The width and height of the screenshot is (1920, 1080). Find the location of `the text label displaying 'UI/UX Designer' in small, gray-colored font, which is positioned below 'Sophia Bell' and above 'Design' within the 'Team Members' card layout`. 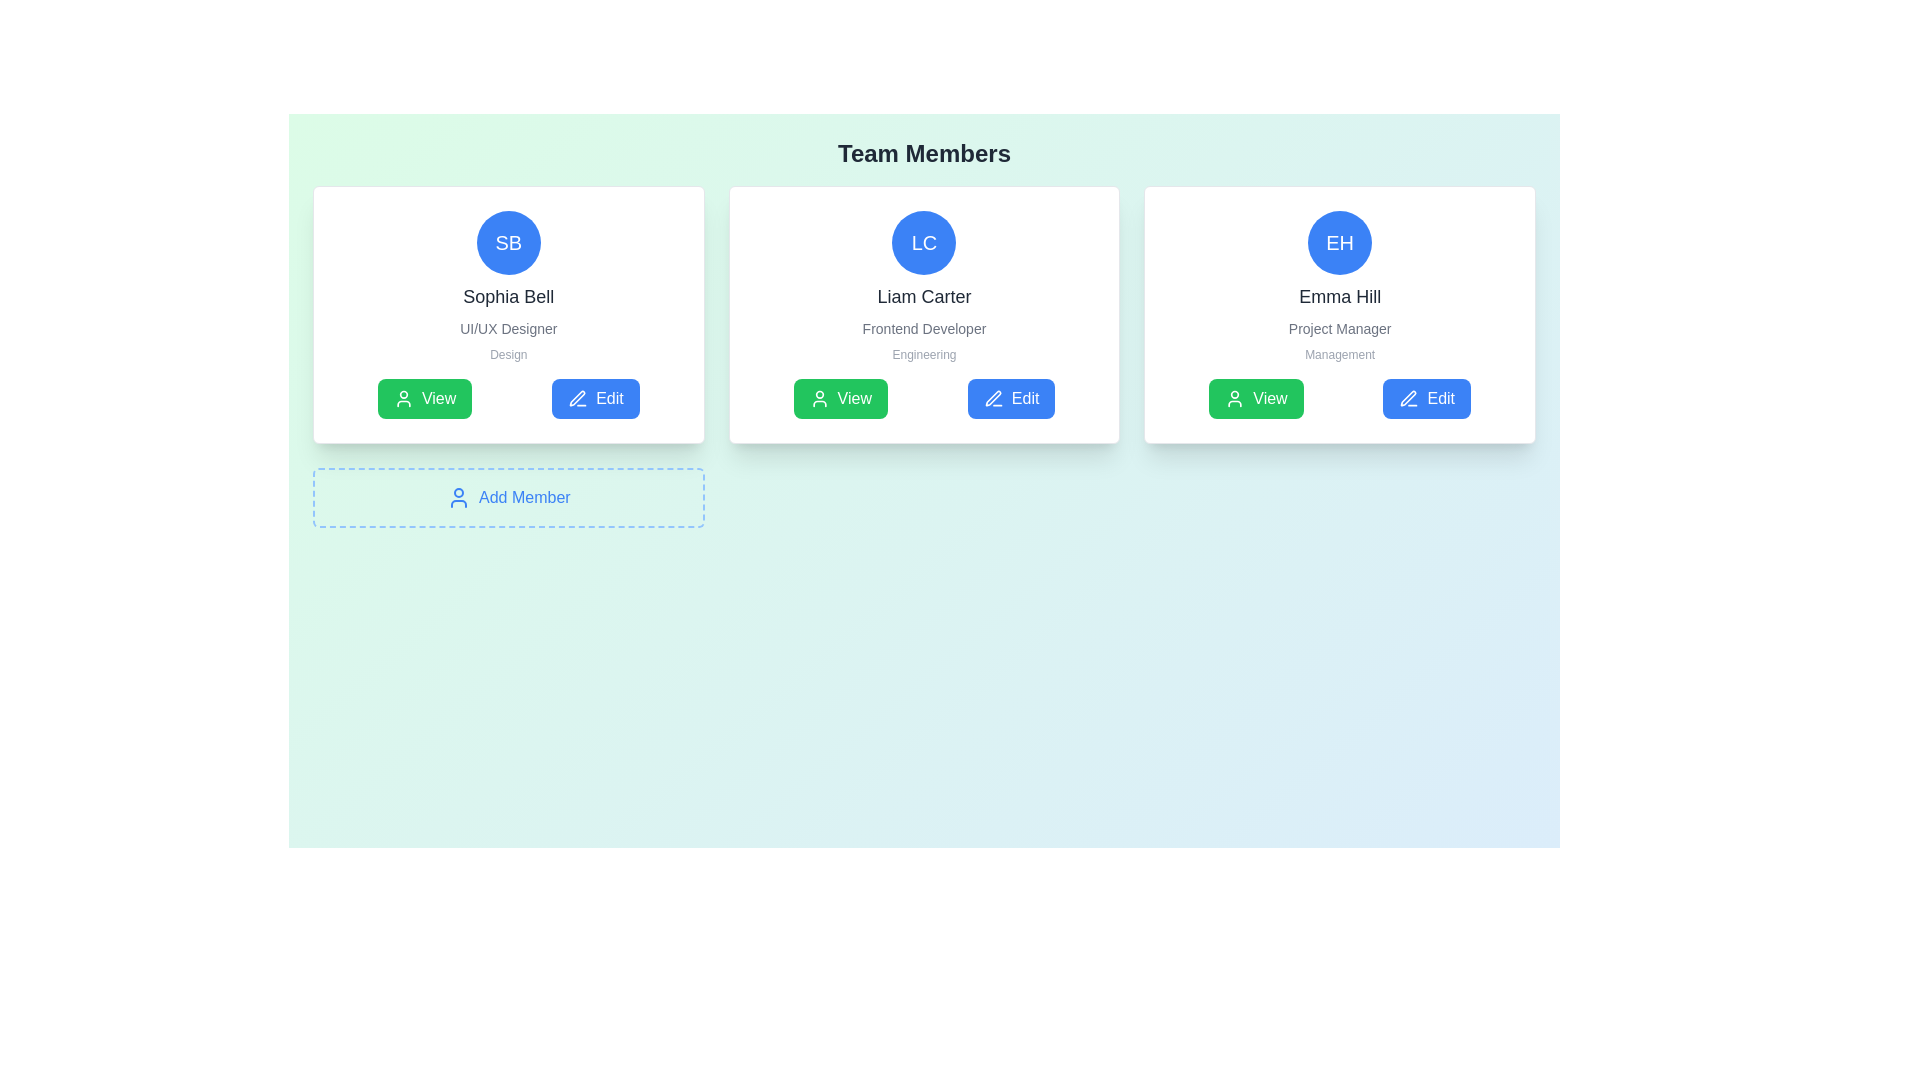

the text label displaying 'UI/UX Designer' in small, gray-colored font, which is positioned below 'Sophia Bell' and above 'Design' within the 'Team Members' card layout is located at coordinates (508, 327).